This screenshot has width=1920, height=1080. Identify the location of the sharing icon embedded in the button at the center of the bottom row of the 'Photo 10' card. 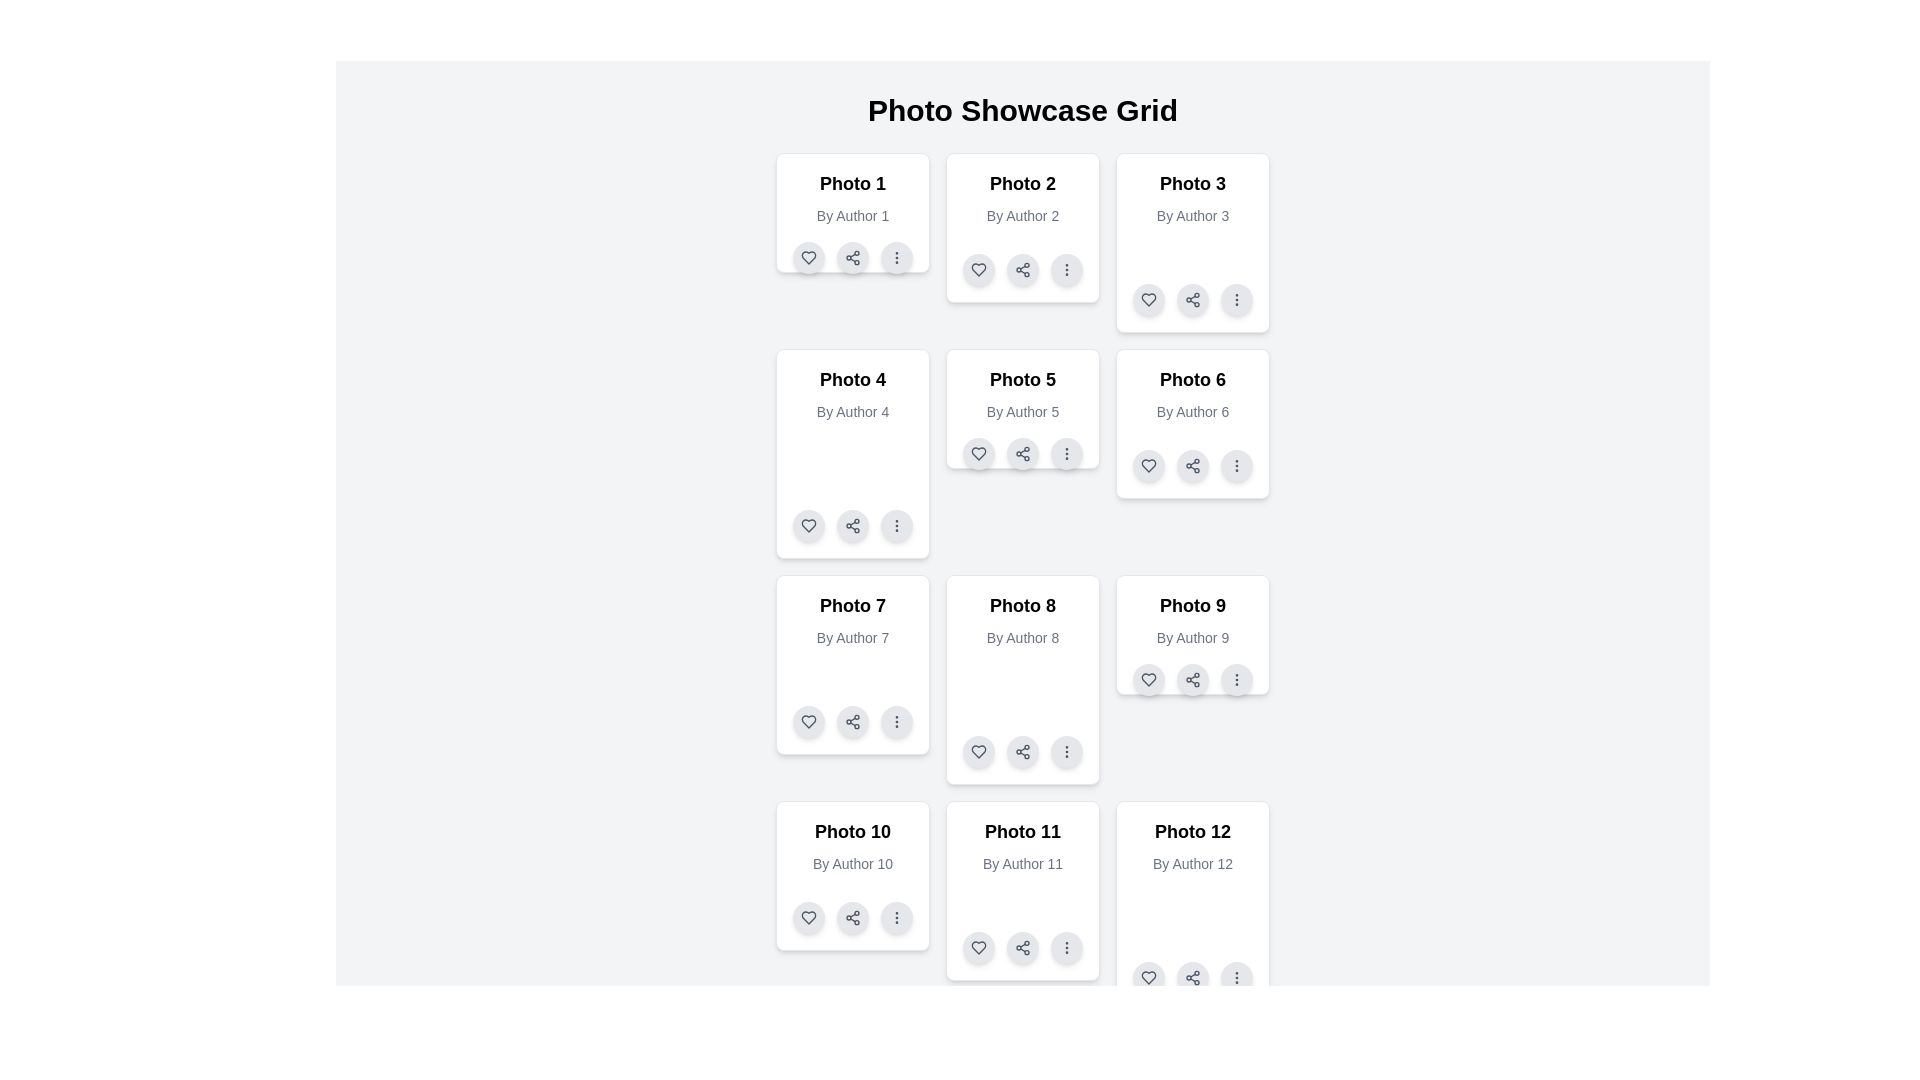
(853, 918).